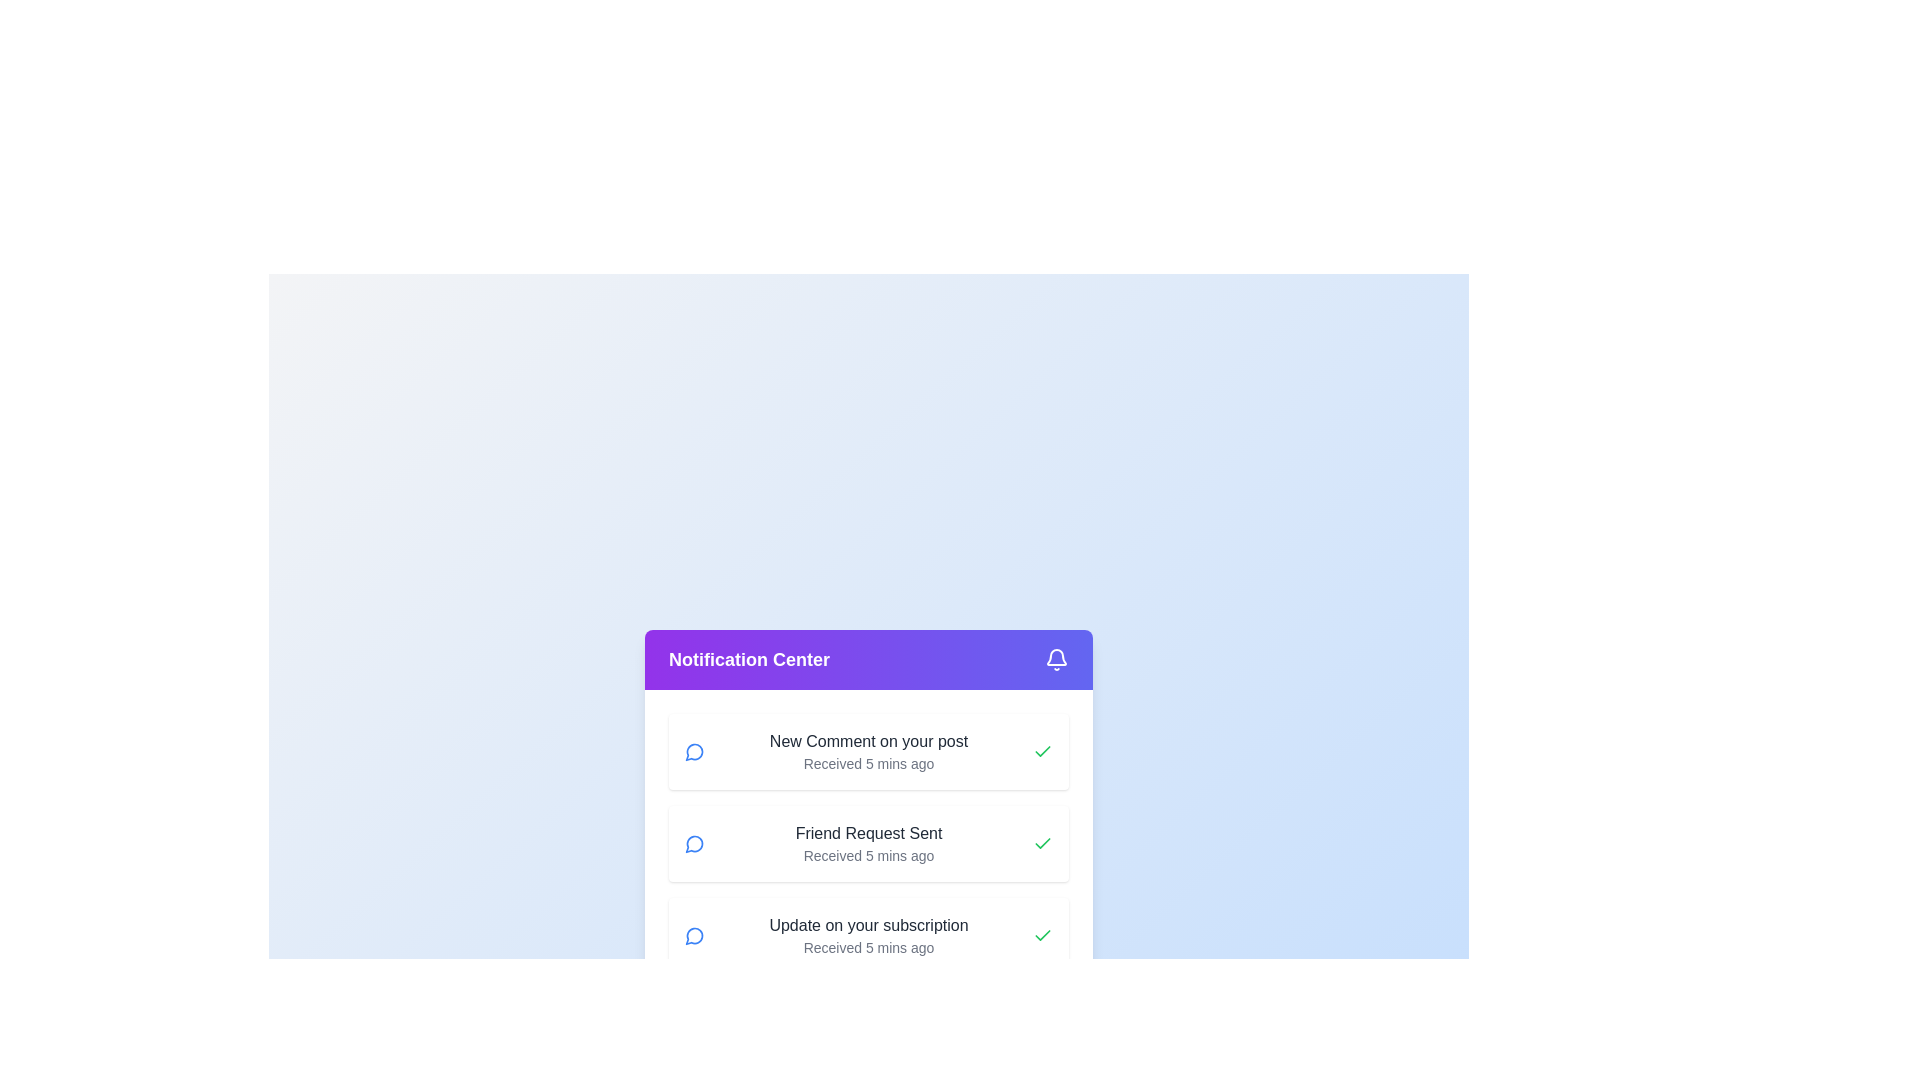 This screenshot has width=1920, height=1080. I want to click on the checkmark icon on the second notification item in the Notification Center to confirm the friend request action, so click(868, 844).